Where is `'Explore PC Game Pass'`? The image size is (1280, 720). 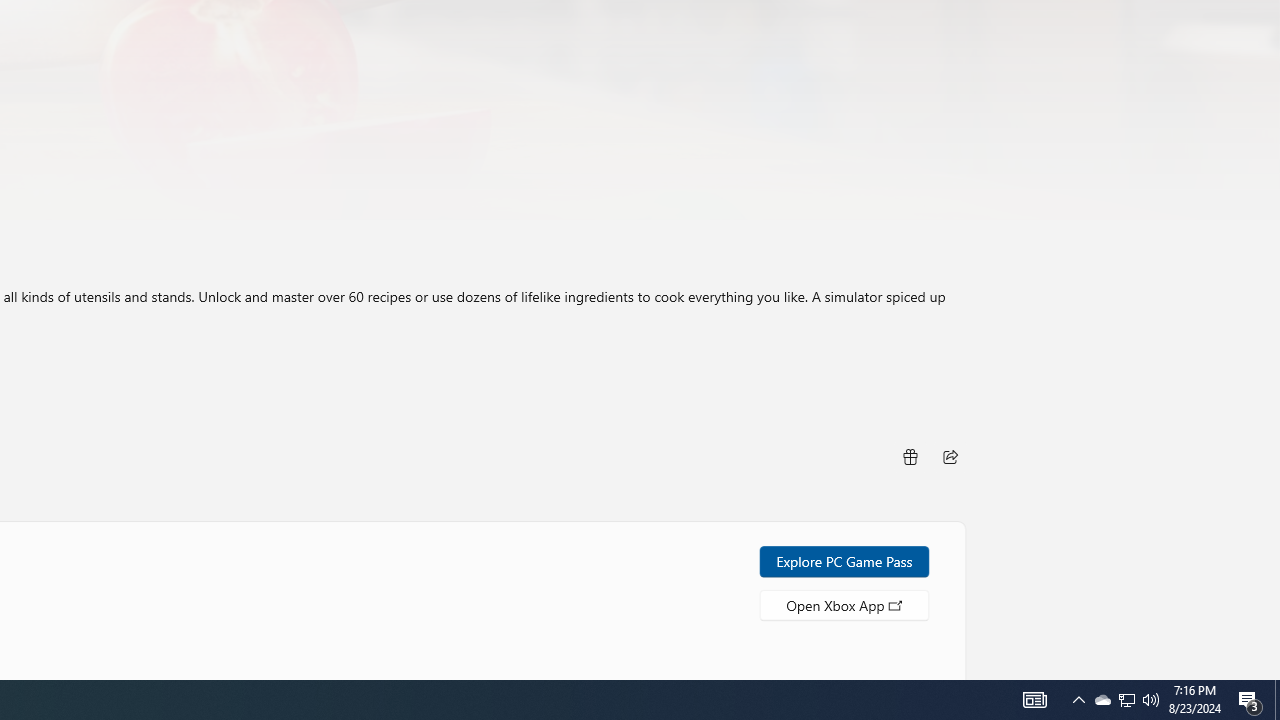
'Explore PC Game Pass' is located at coordinates (844, 561).